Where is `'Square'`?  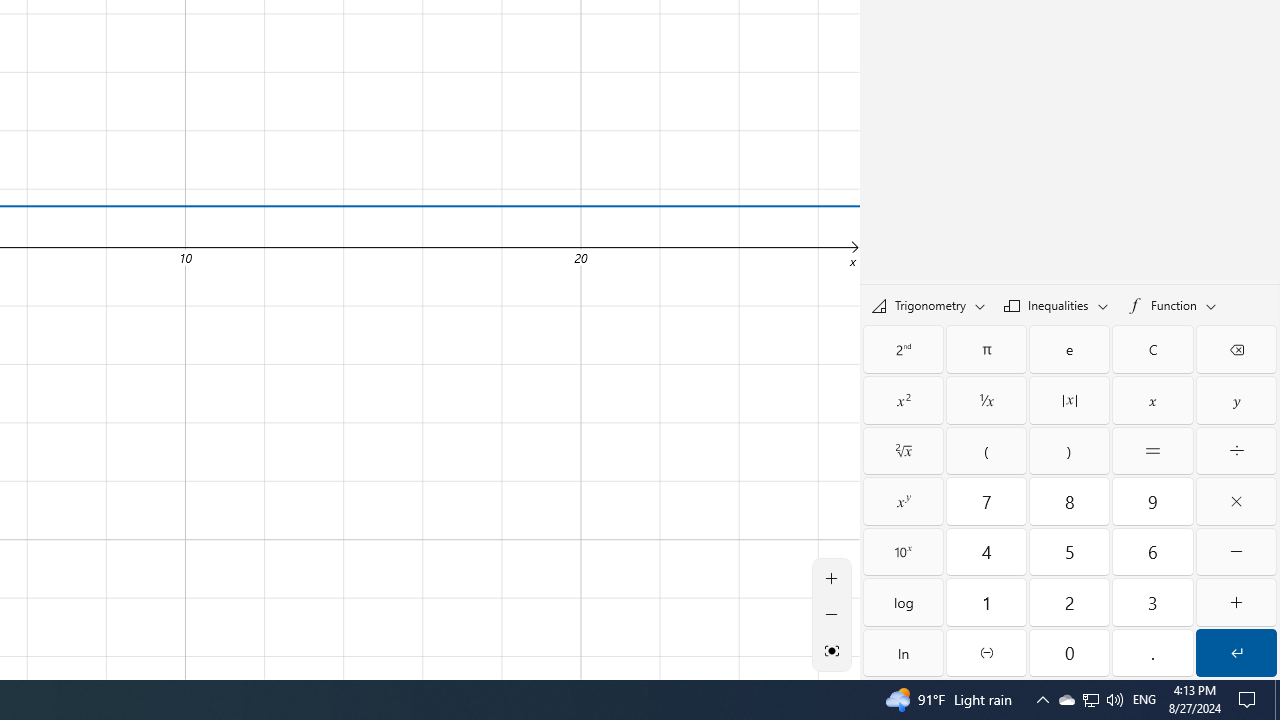
'Square' is located at coordinates (902, 400).